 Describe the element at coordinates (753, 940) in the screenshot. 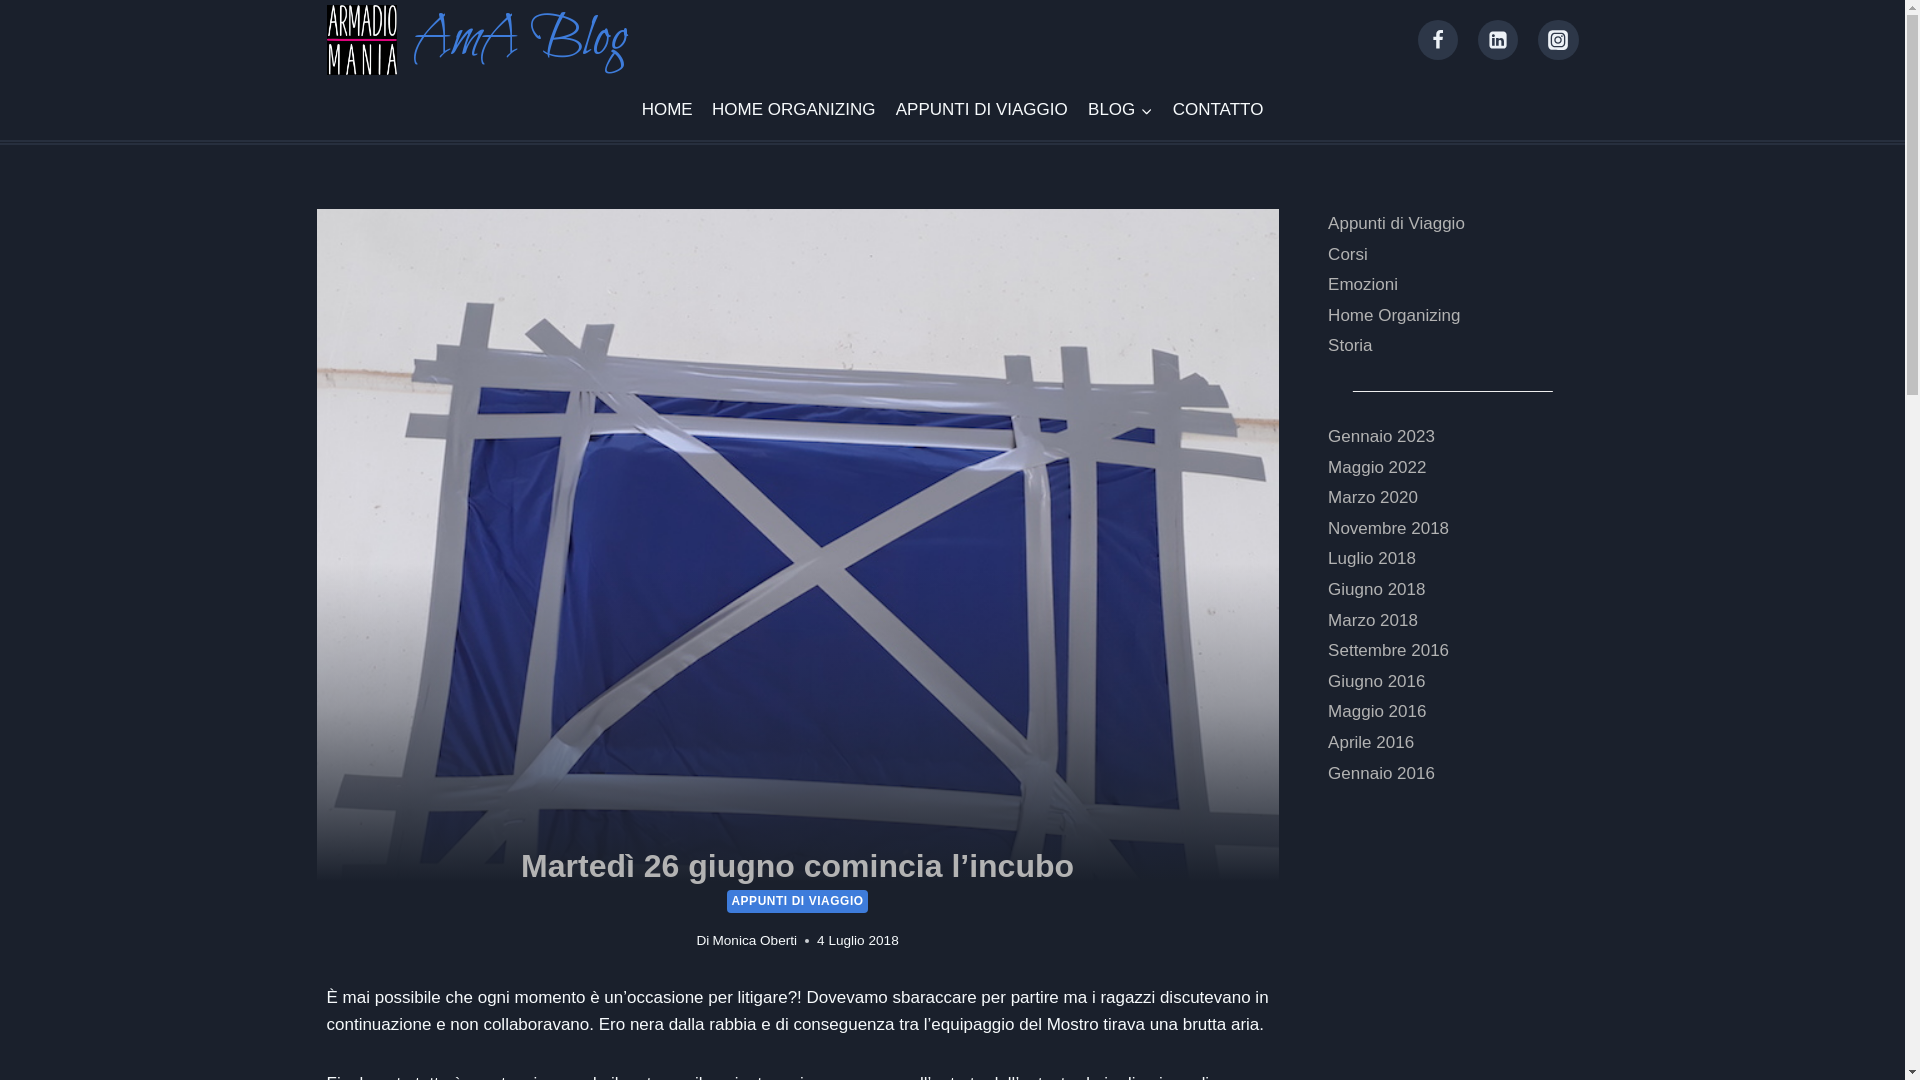

I see `'Monica Oberti'` at that location.